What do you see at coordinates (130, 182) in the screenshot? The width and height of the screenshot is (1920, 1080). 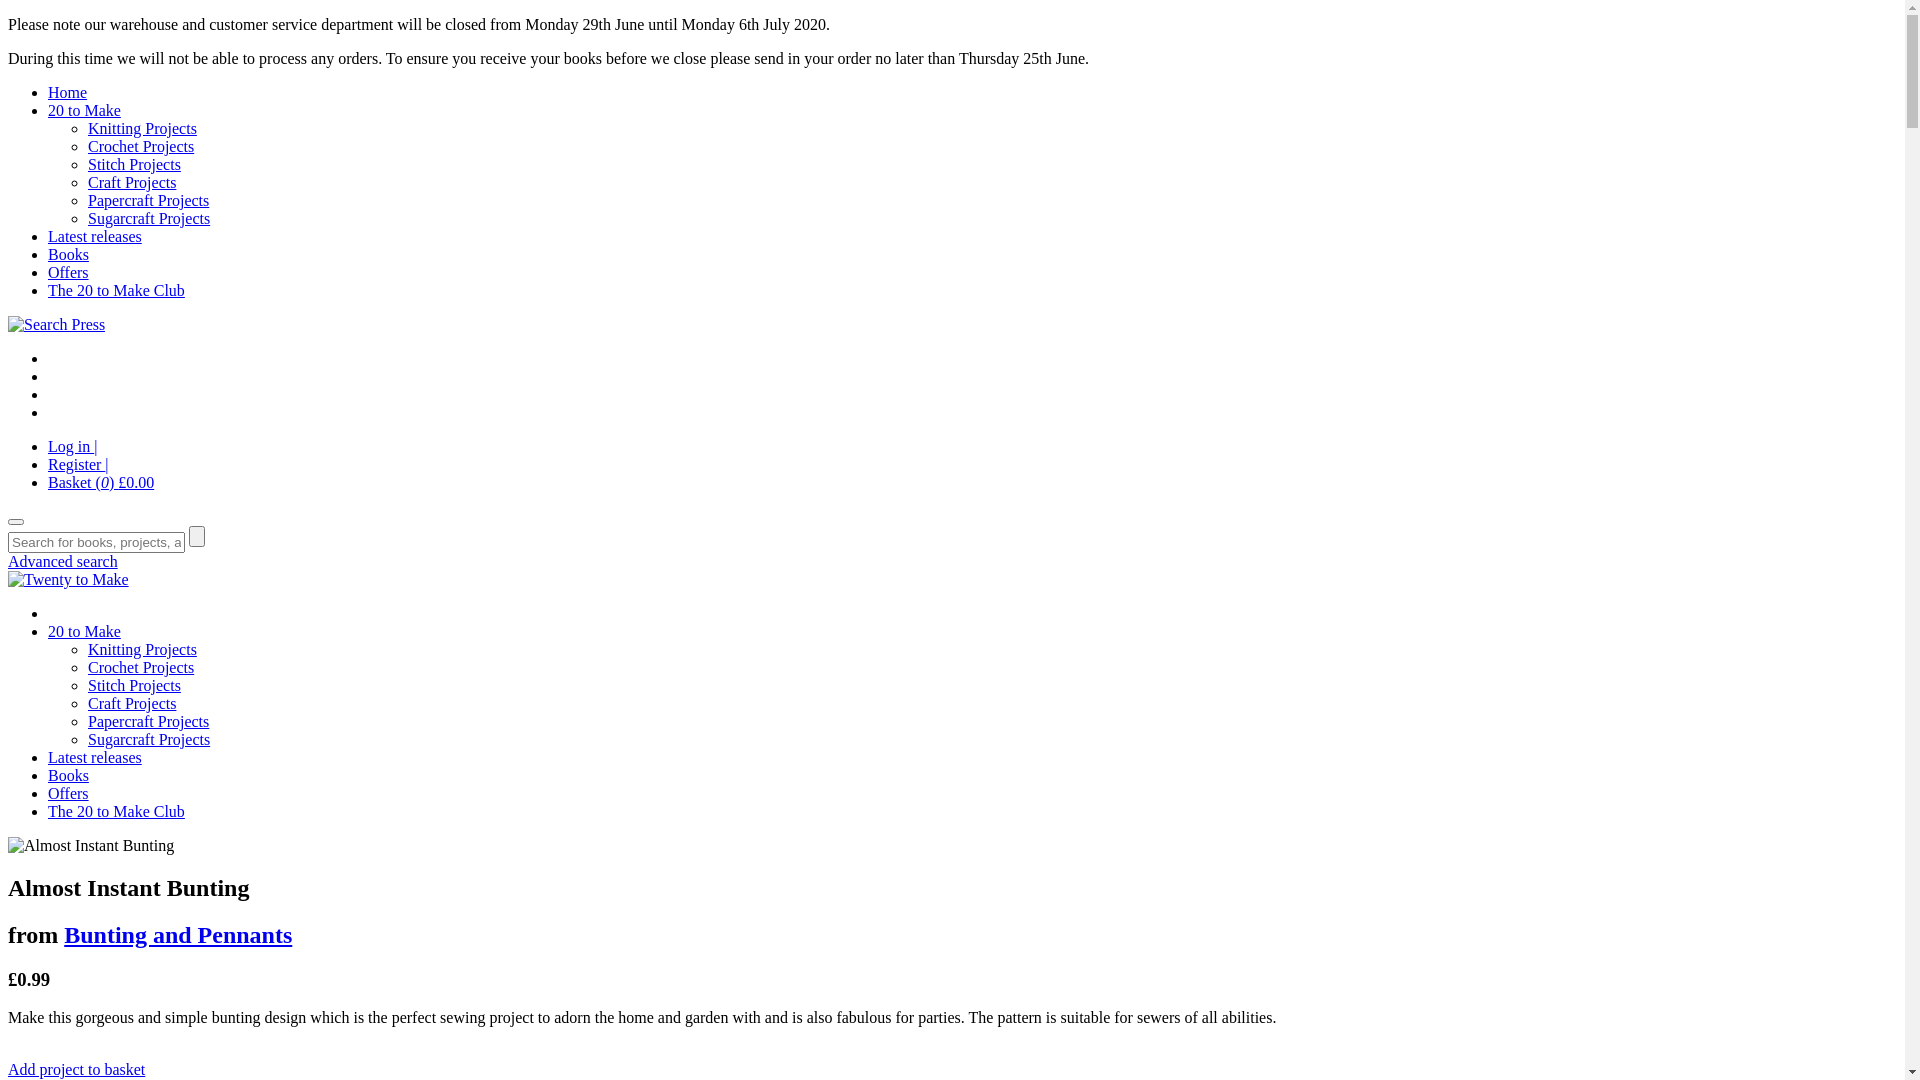 I see `'Craft Projects'` at bounding box center [130, 182].